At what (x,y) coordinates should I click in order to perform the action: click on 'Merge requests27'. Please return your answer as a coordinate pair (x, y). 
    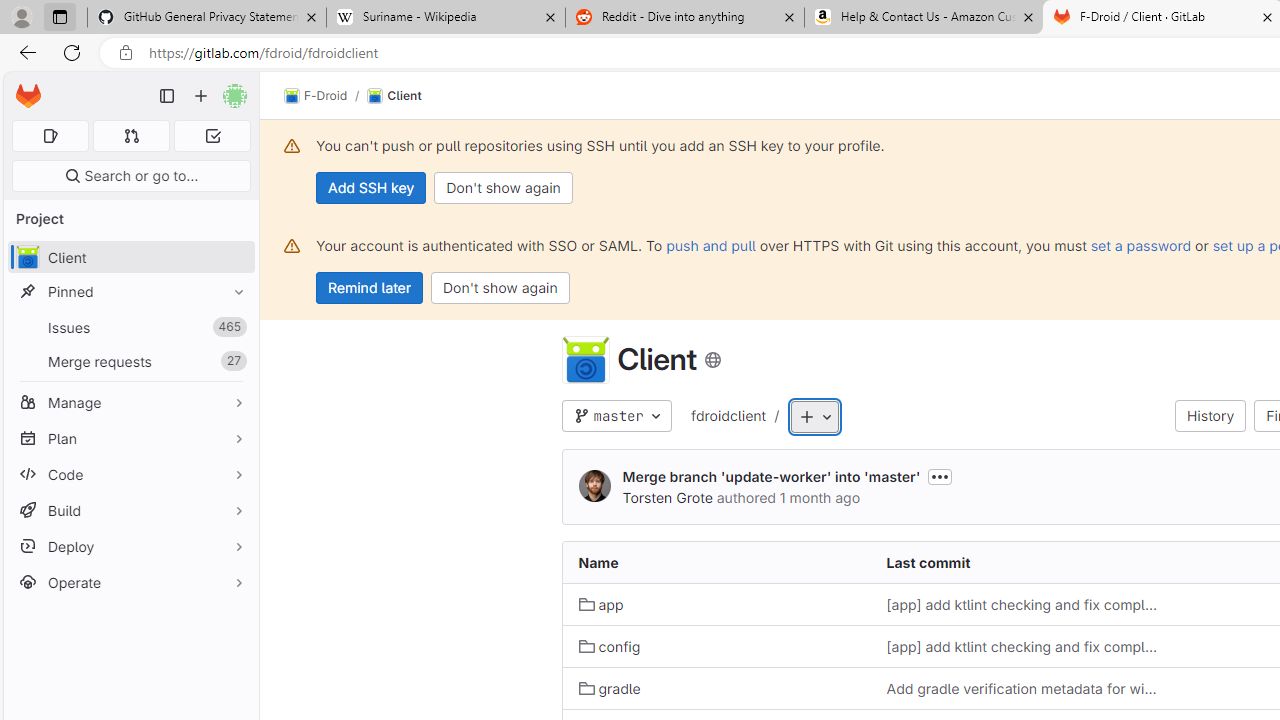
    Looking at the image, I should click on (130, 361).